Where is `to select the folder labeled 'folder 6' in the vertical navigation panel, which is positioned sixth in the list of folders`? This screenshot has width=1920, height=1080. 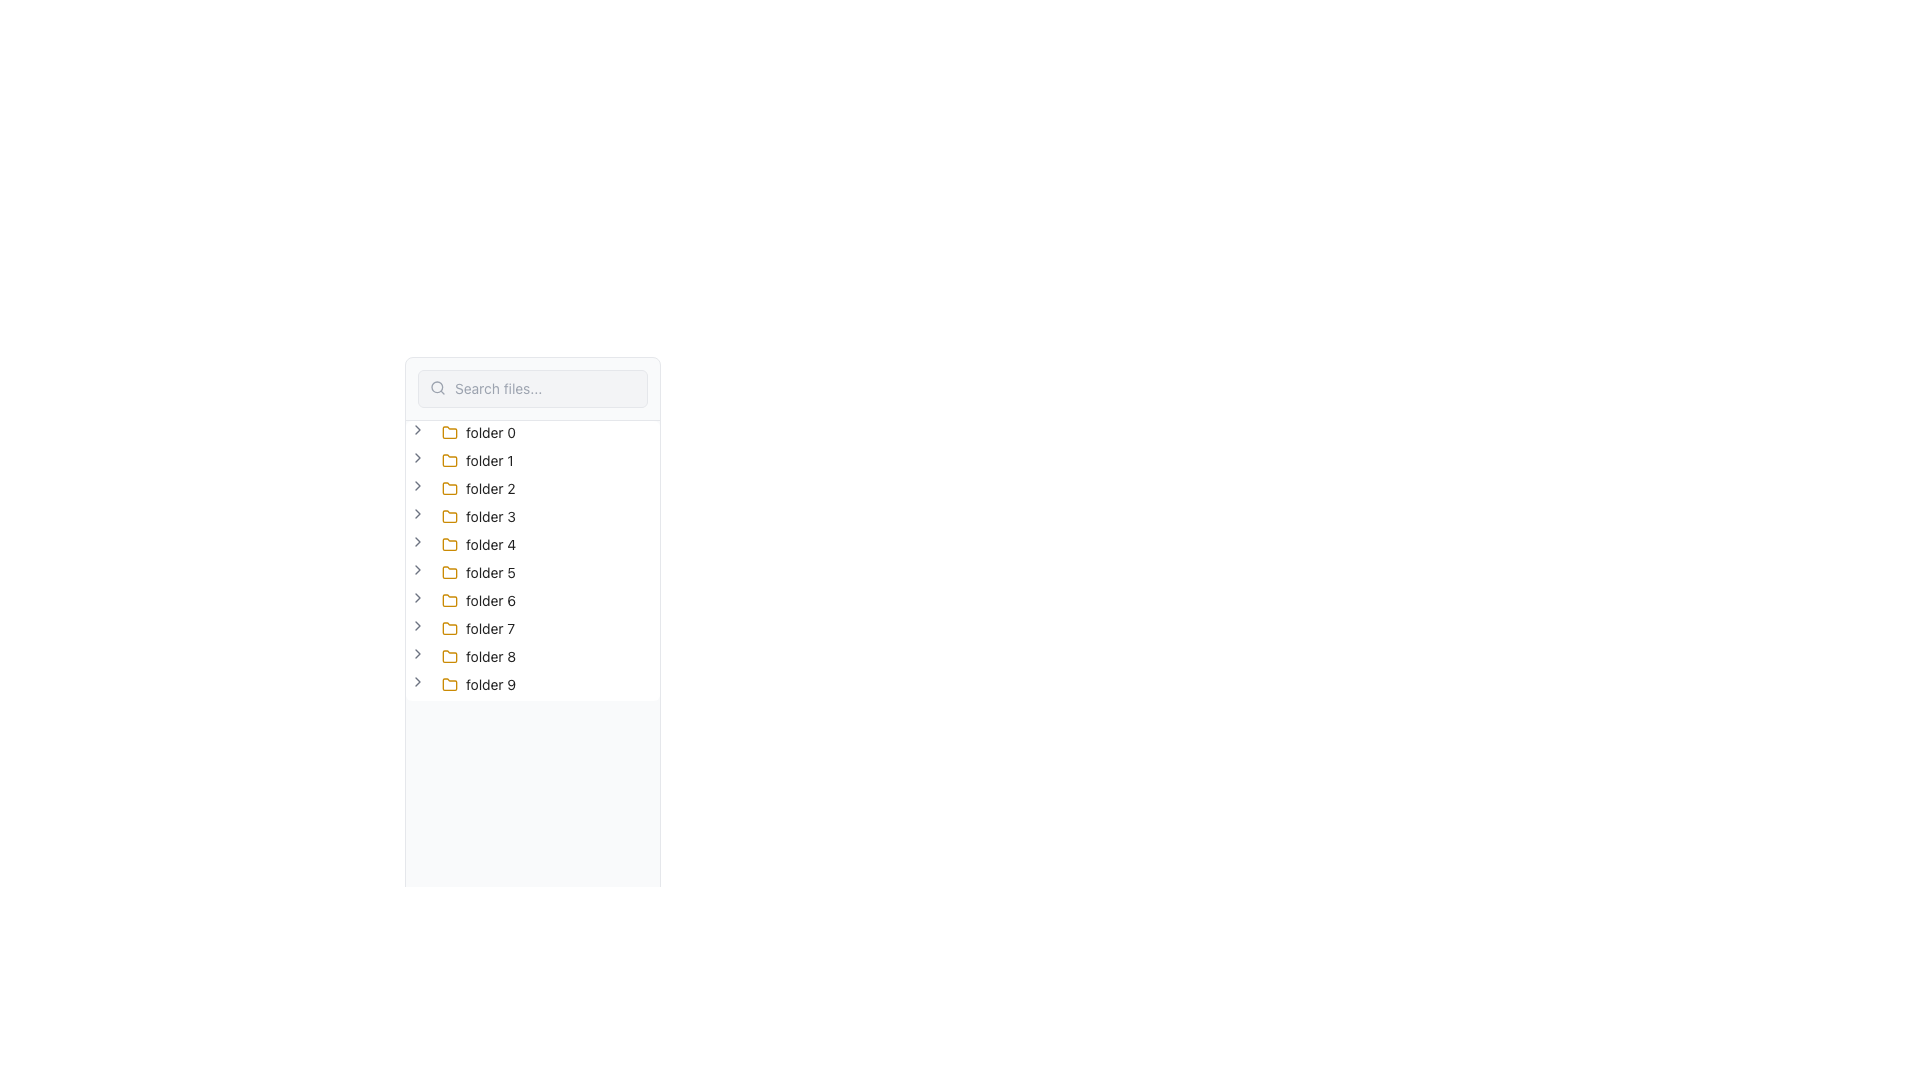
to select the folder labeled 'folder 6' in the vertical navigation panel, which is positioned sixth in the list of folders is located at coordinates (491, 600).